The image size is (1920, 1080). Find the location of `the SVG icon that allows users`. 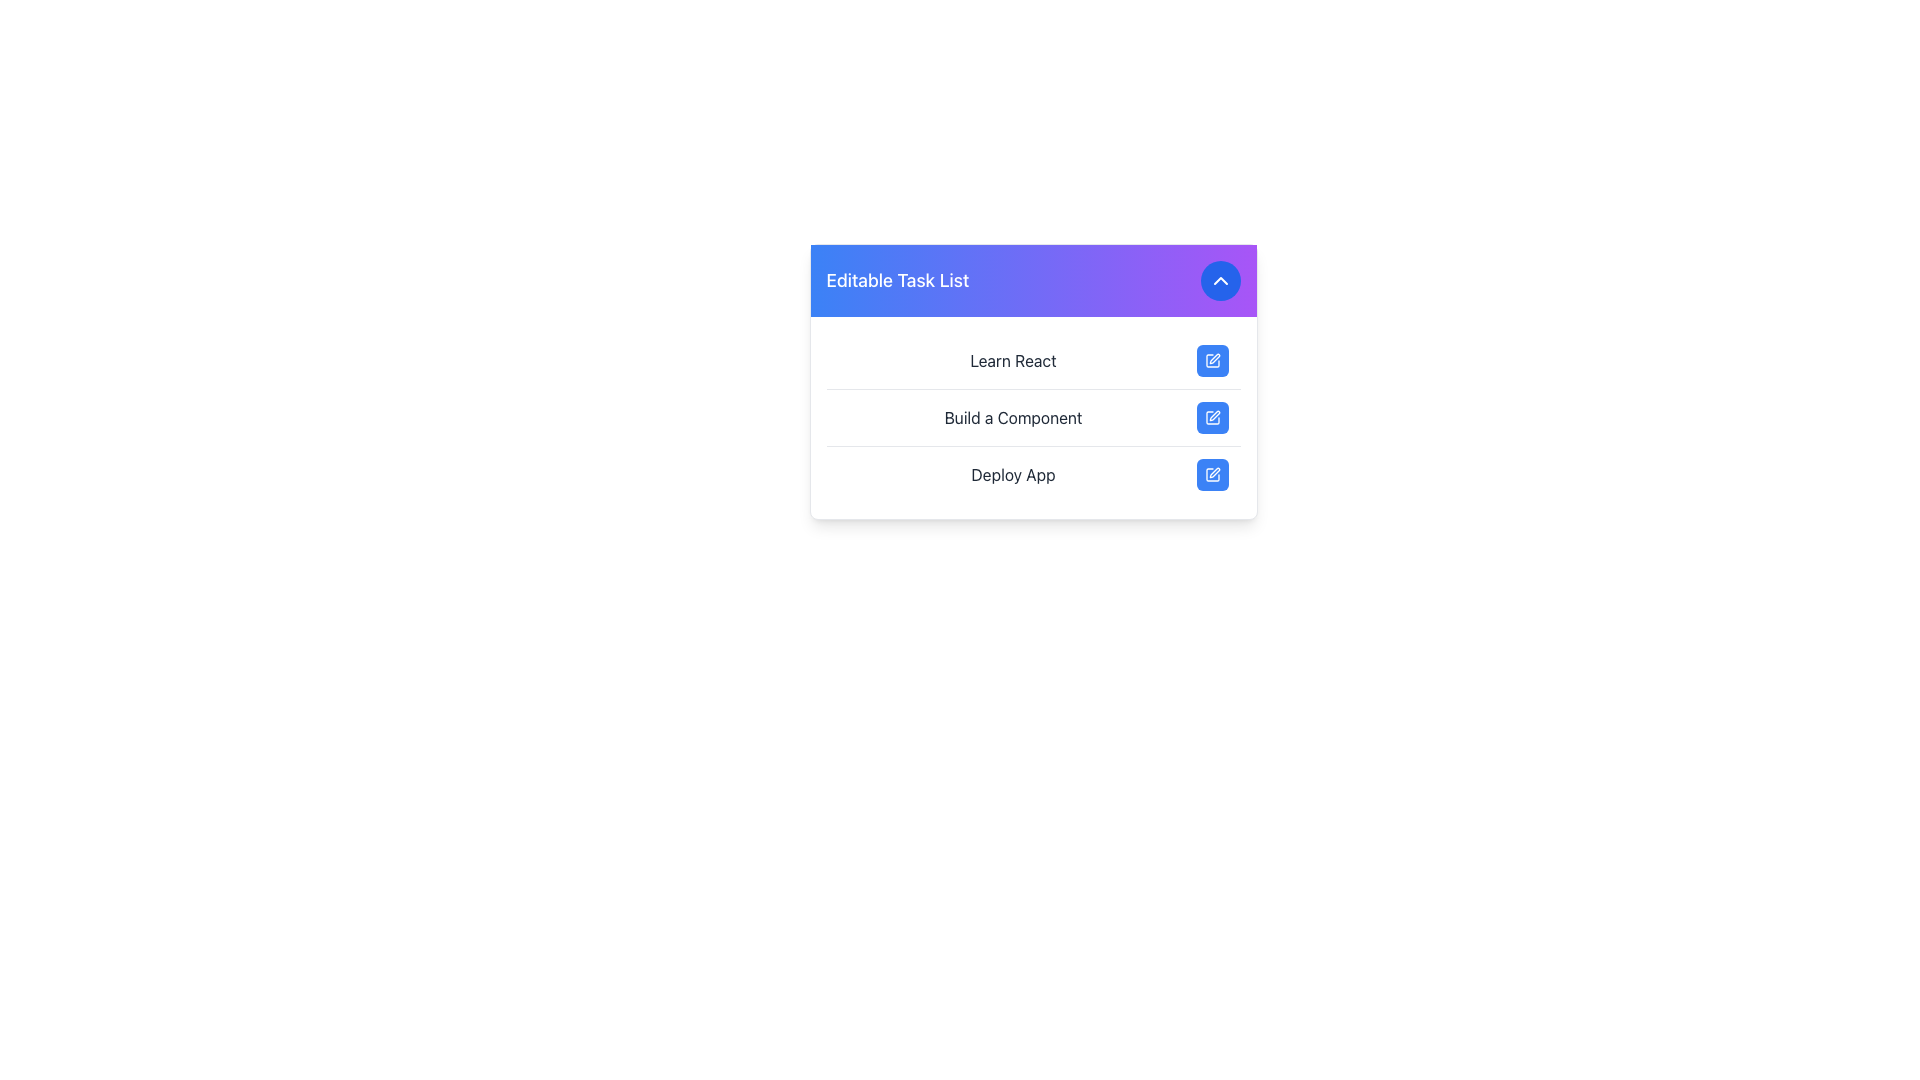

the SVG icon that allows users is located at coordinates (1213, 415).